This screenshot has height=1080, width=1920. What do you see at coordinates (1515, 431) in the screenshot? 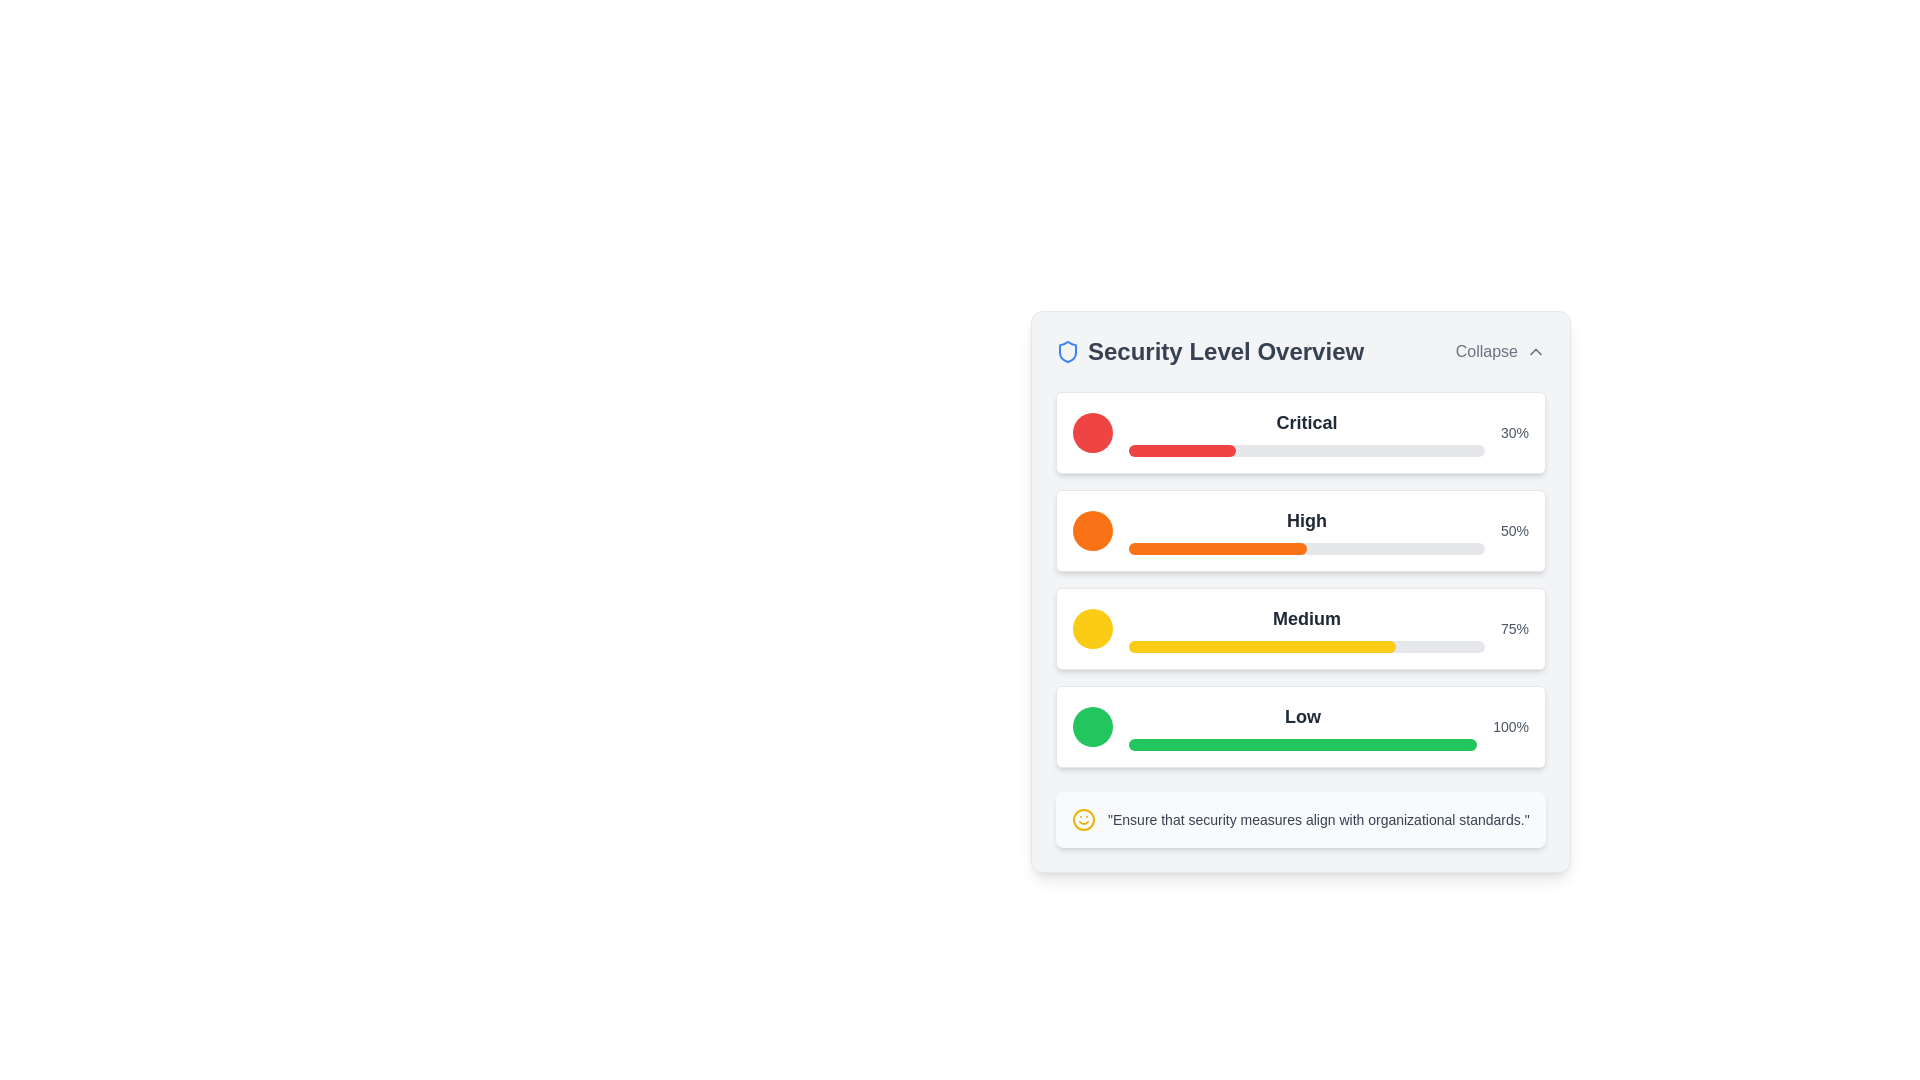
I see `the Text label displaying the percentage value of 30% located at the far right end of the 'Critical' security level section, immediately to the right of the progress bar and below the header 'Critical'` at bounding box center [1515, 431].